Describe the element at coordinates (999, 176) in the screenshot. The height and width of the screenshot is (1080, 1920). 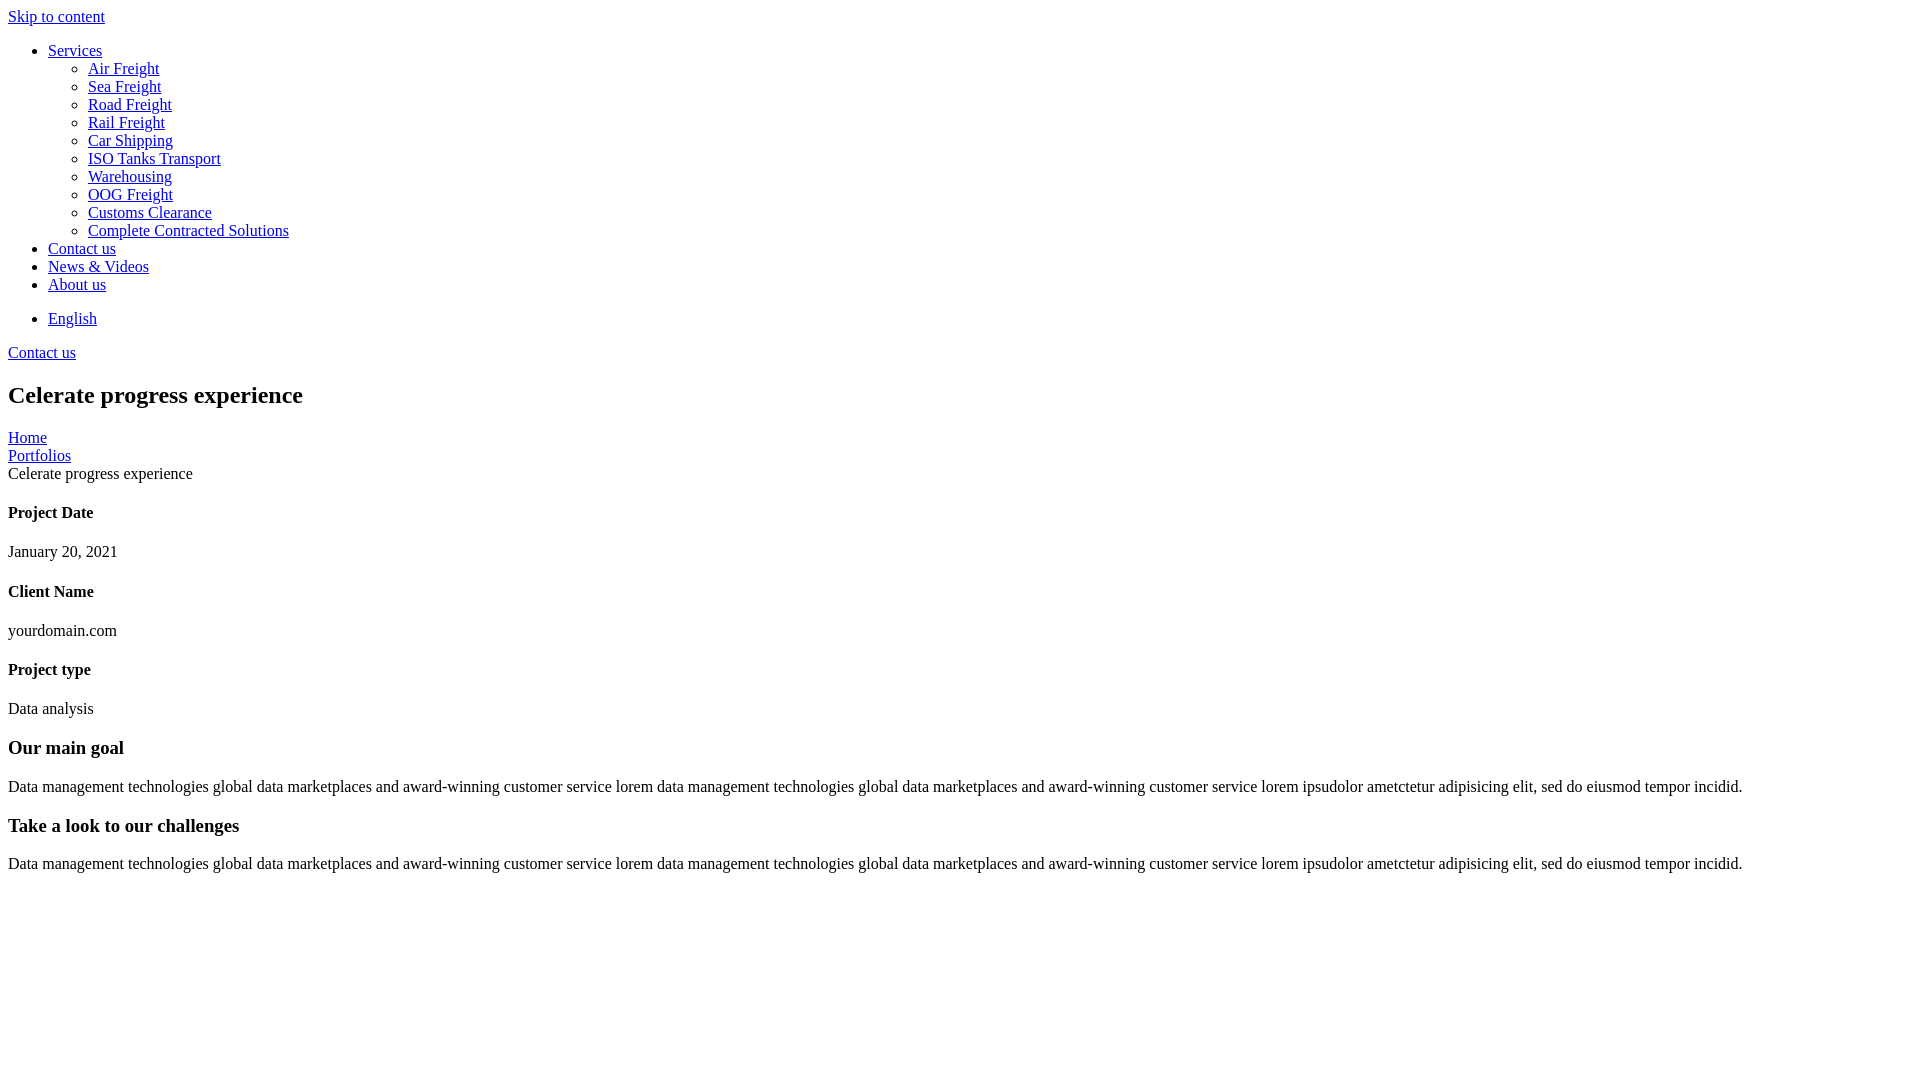
I see `'Warehousing'` at that location.